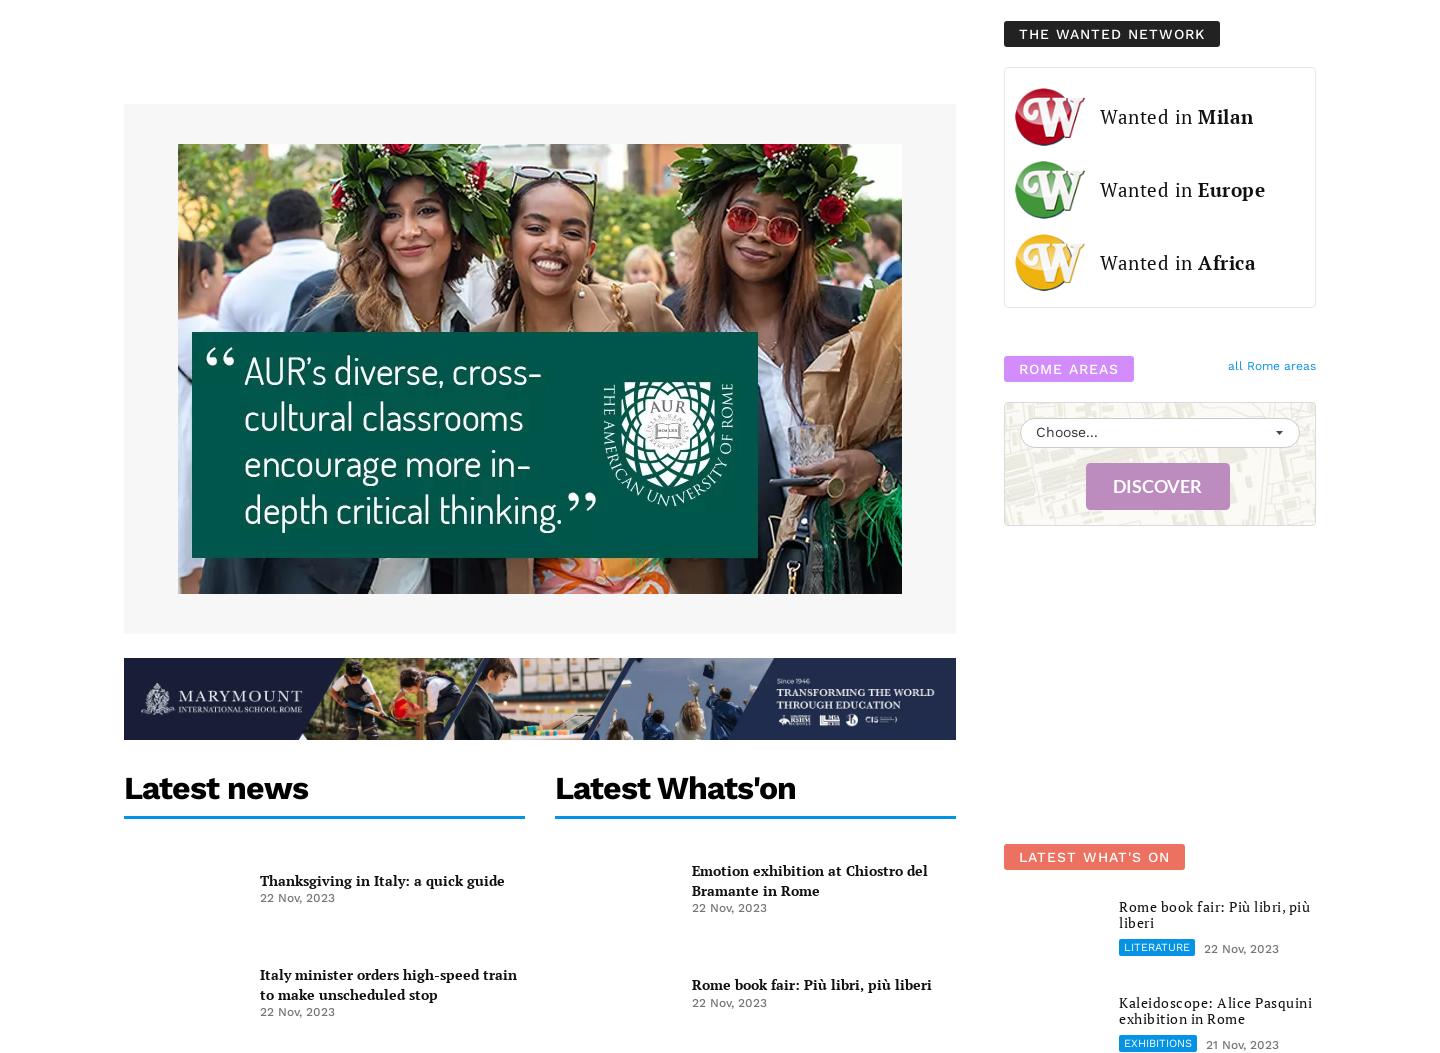 This screenshot has height=1053, width=1440. Describe the element at coordinates (675, 787) in the screenshot. I see `'Latest Whats'on'` at that location.